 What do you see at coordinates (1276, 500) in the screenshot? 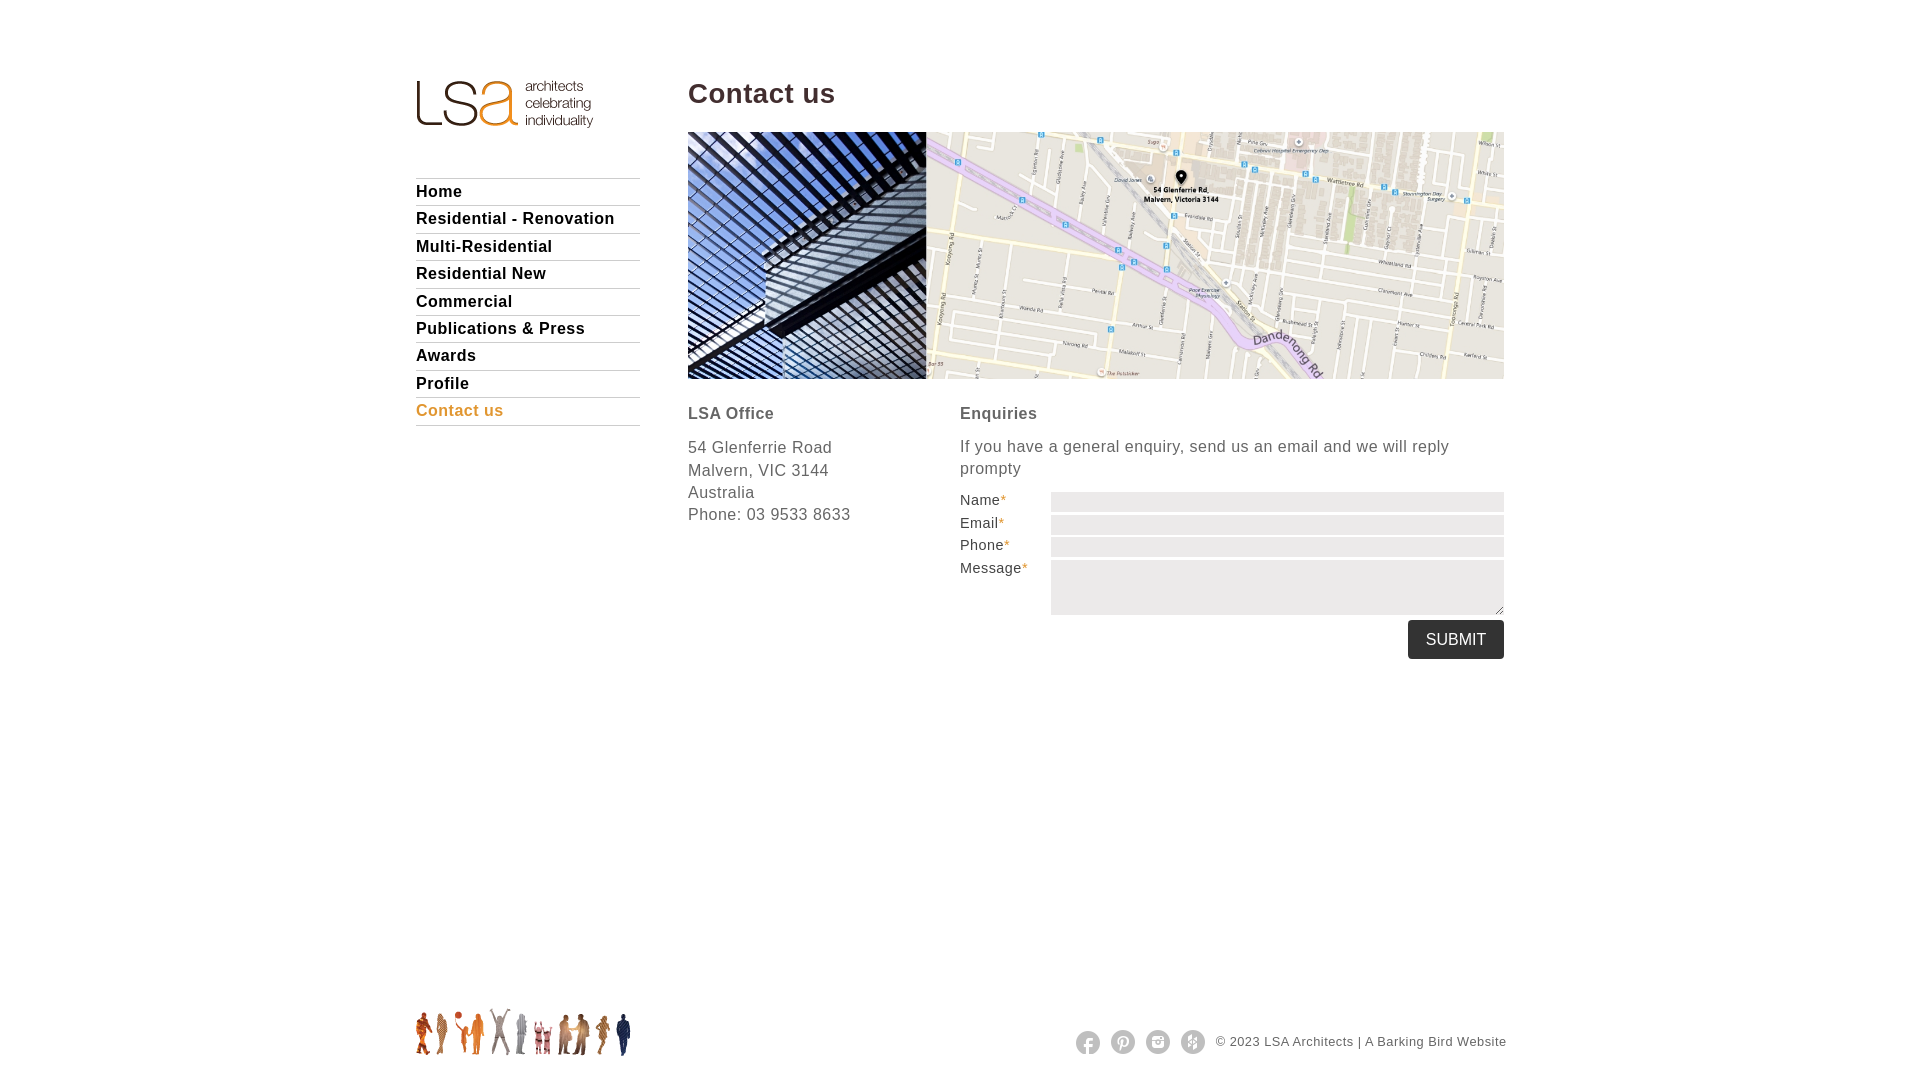
I see `'First Name'` at bounding box center [1276, 500].